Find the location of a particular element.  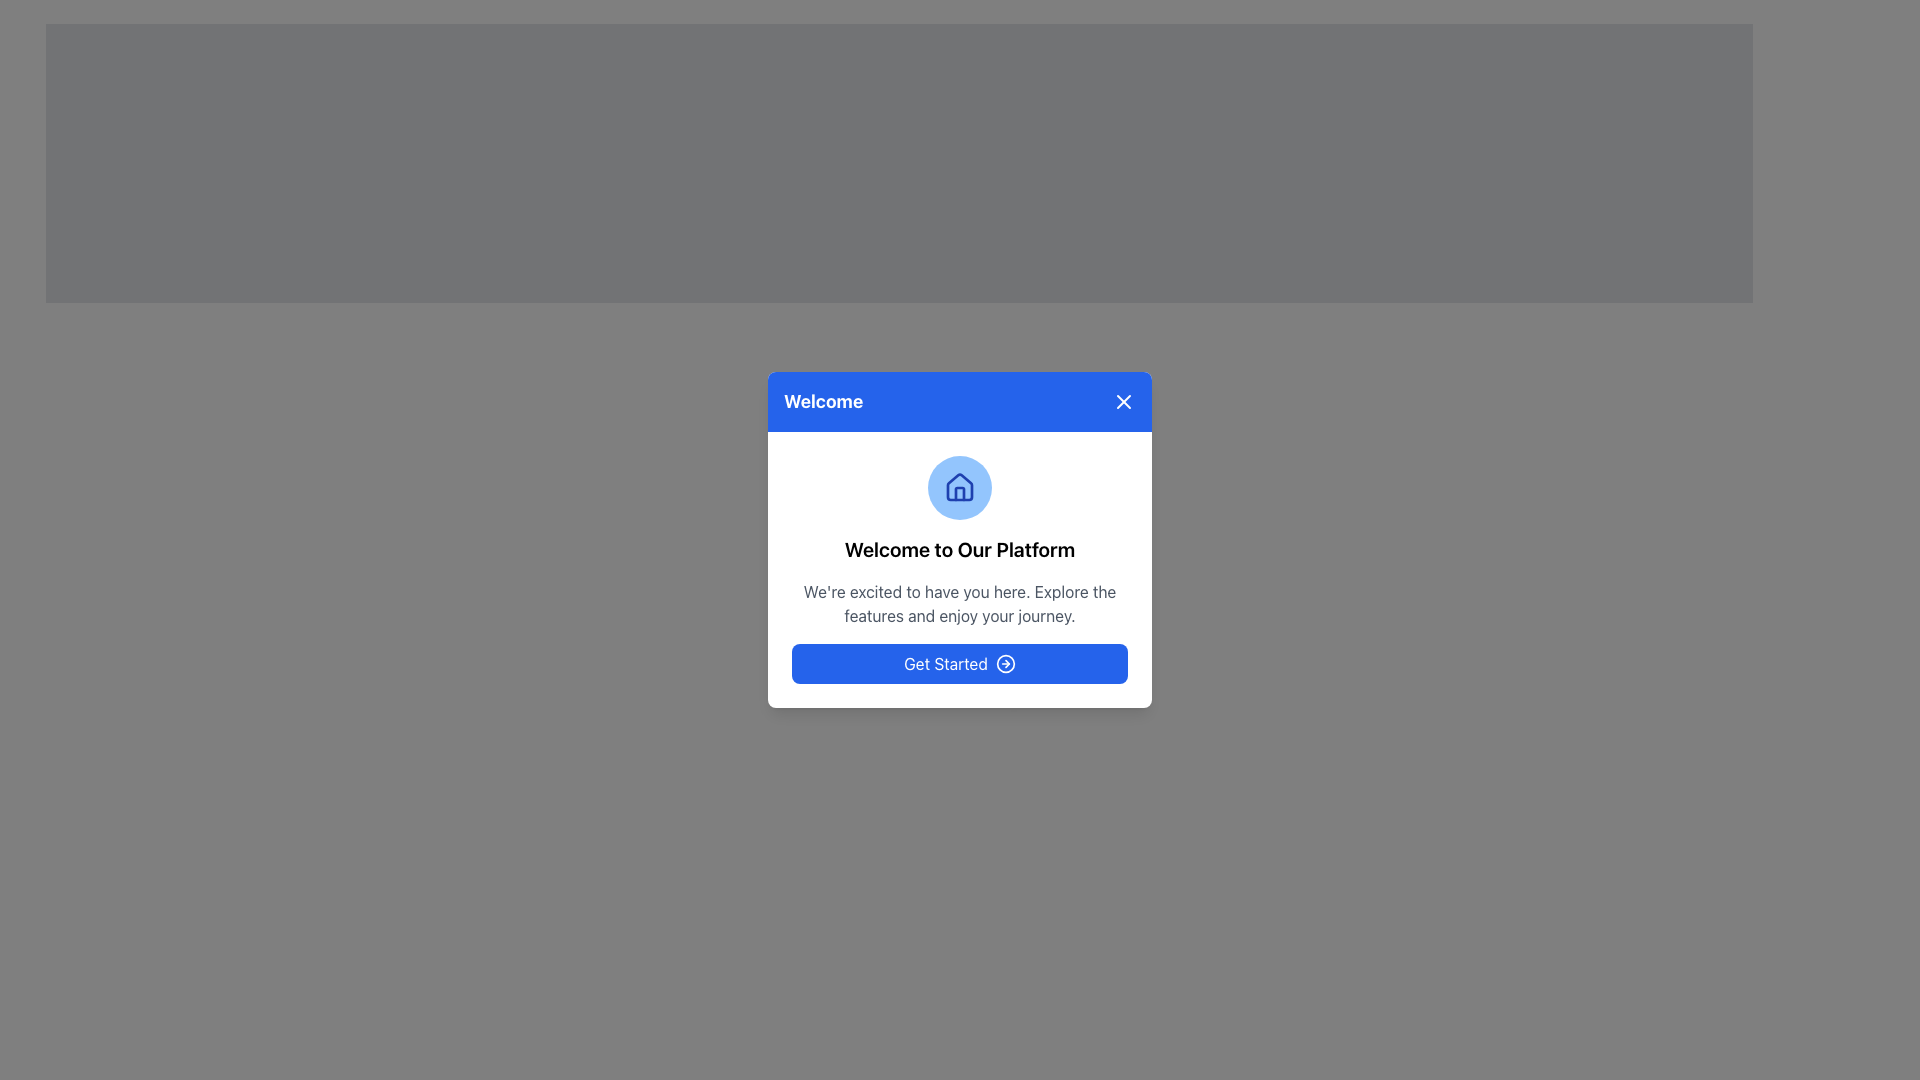

the welcoming message text block that introduces users to the platform, located between the heading 'Welcome to Our Platform' and the 'Get Started' button is located at coordinates (960, 603).